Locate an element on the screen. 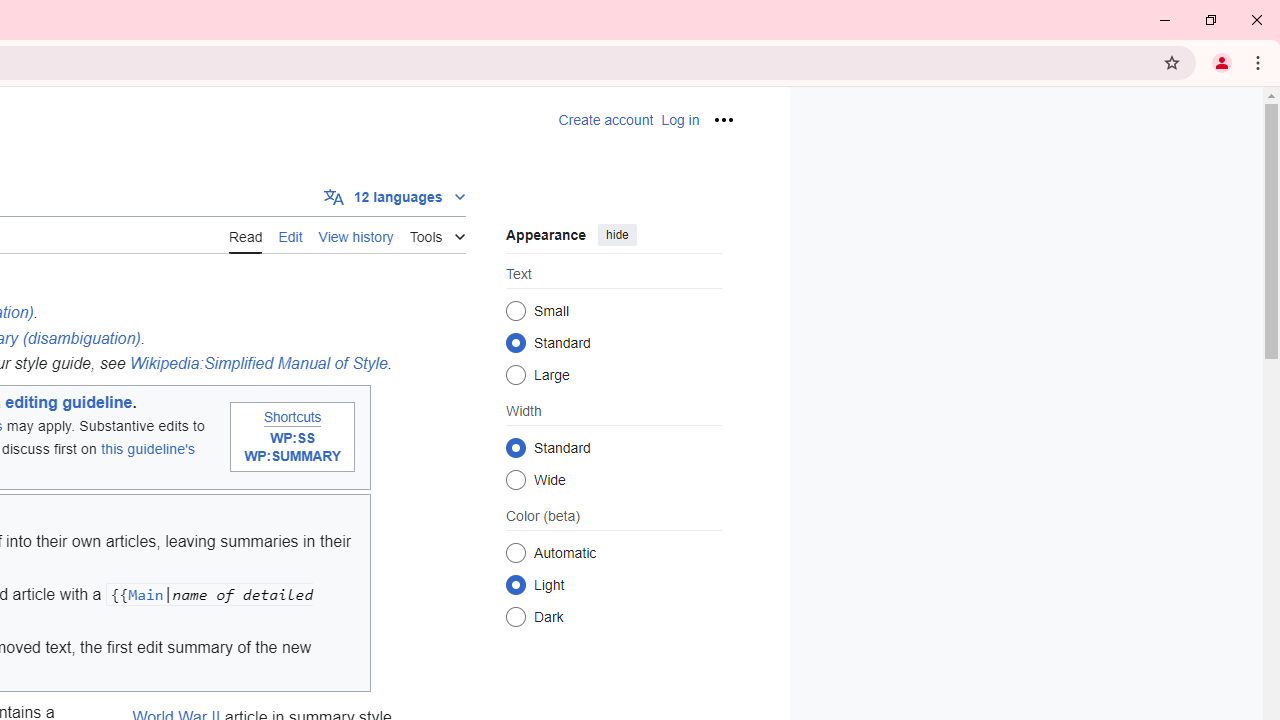  'View history' is located at coordinates (355, 234).